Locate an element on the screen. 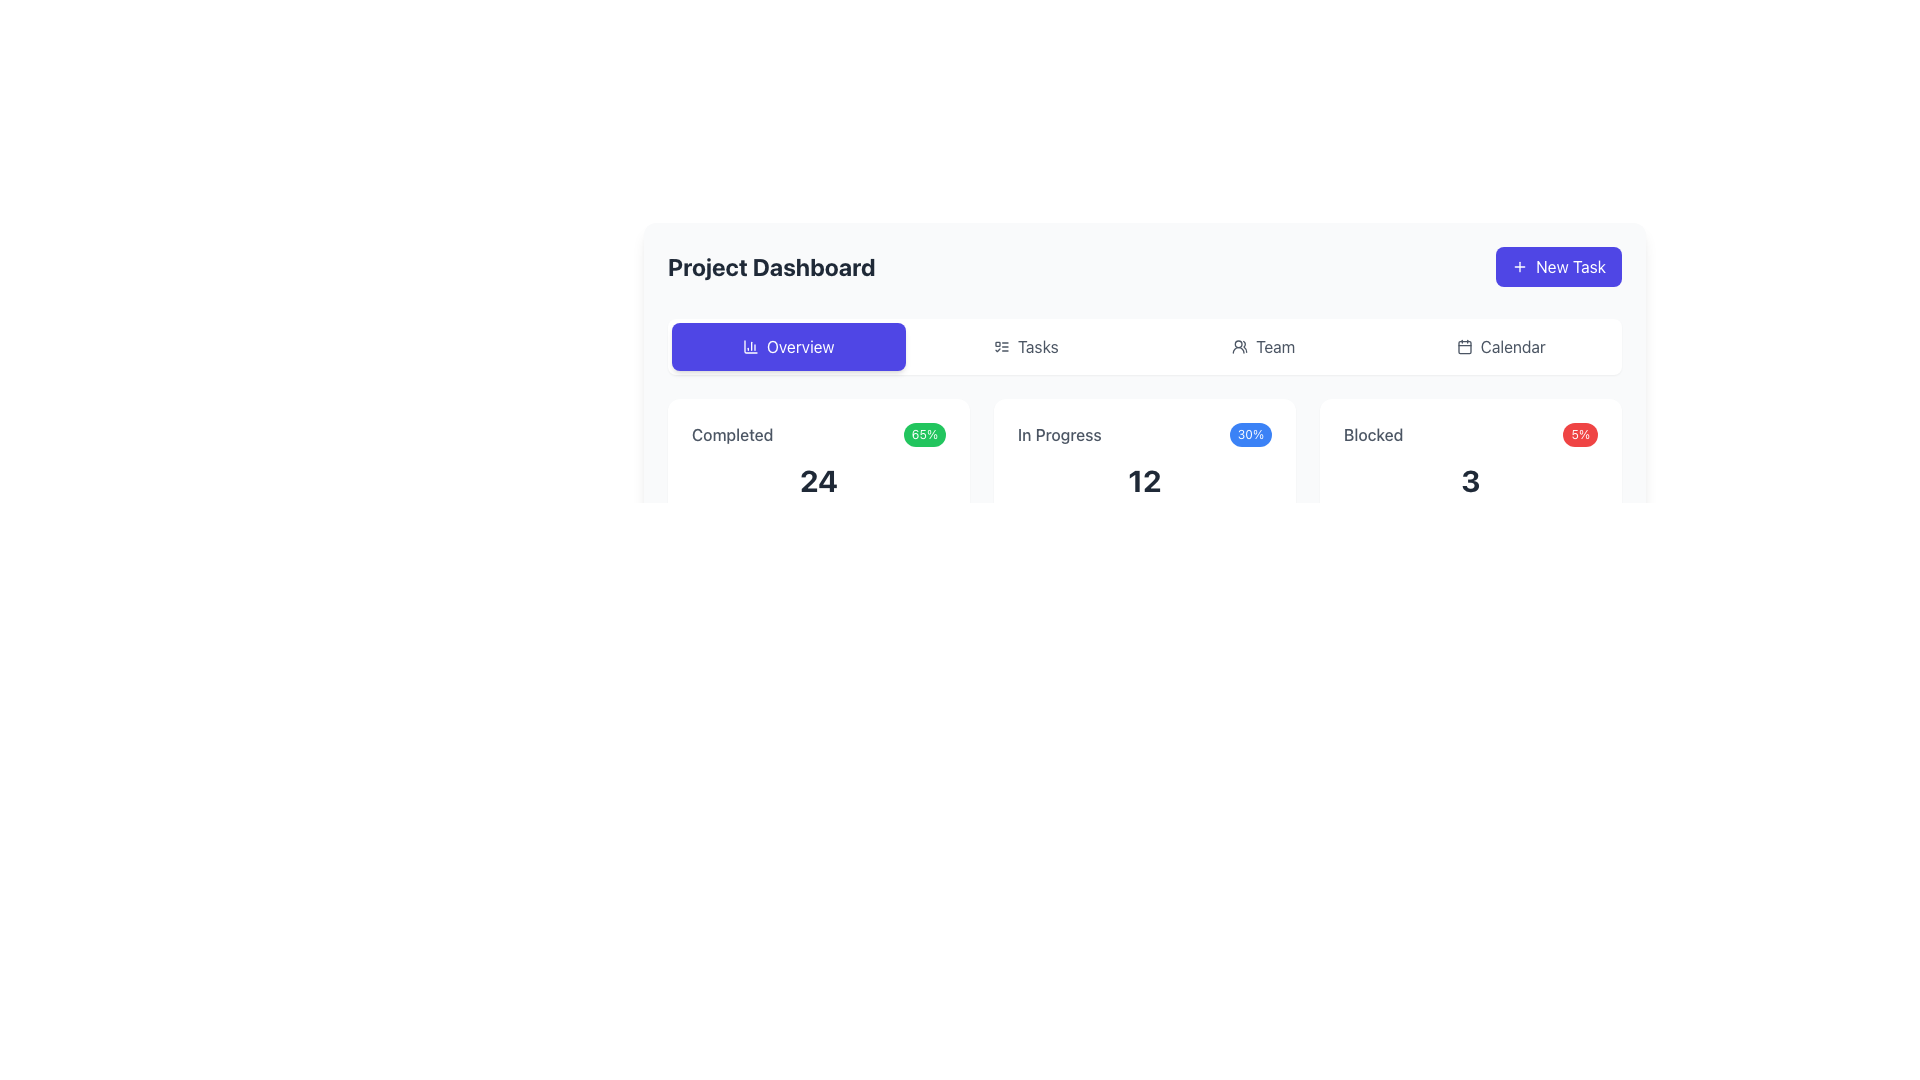 This screenshot has width=1920, height=1080. the rectangular blue button labeled 'Overview' with a bar chart icon is located at coordinates (787, 346).